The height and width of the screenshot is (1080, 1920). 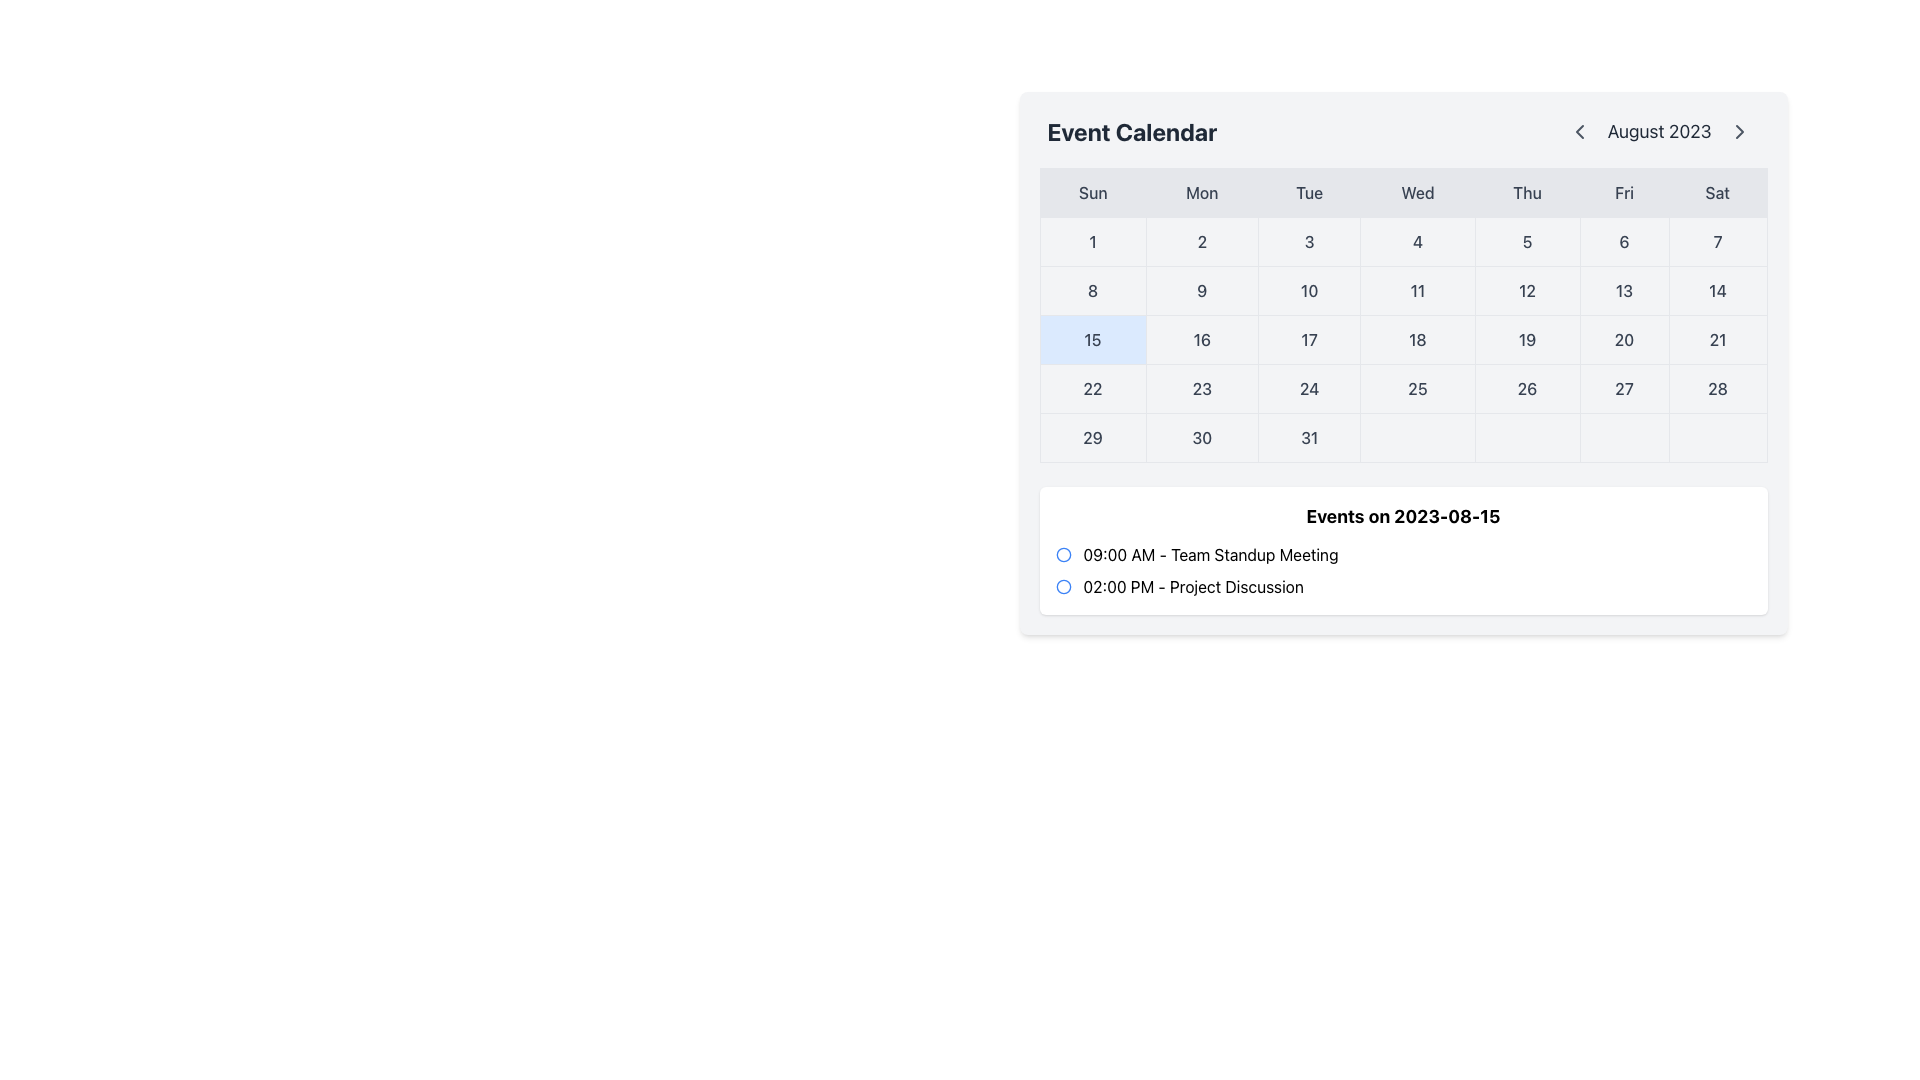 I want to click on event title and time displayed in the first entry under 'Events on 2023-08-15', which is centrally located in the content box beneath the calendar section, so click(x=1402, y=555).